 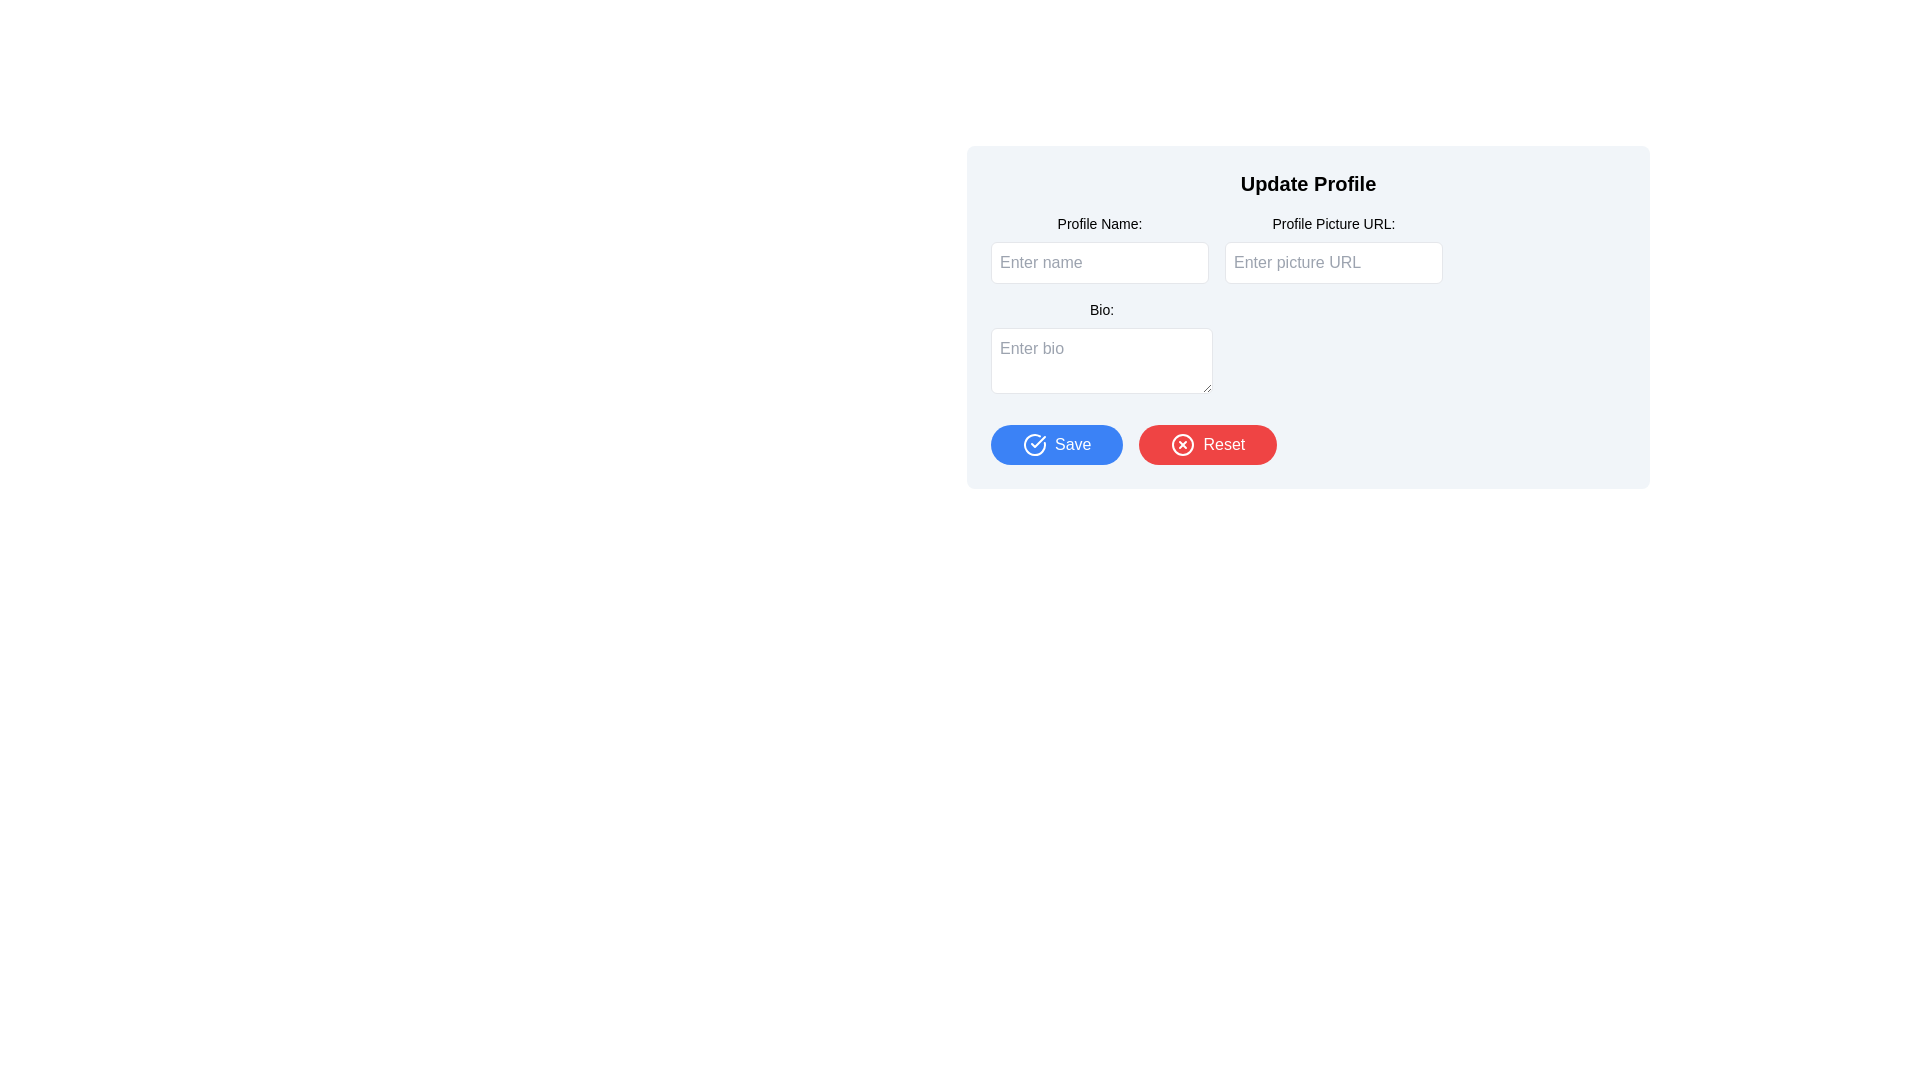 What do you see at coordinates (1056, 443) in the screenshot?
I see `the save button located at the bottom of the form, which is the first button in a row of buttons and positioned to the left of the red 'Reset' button` at bounding box center [1056, 443].